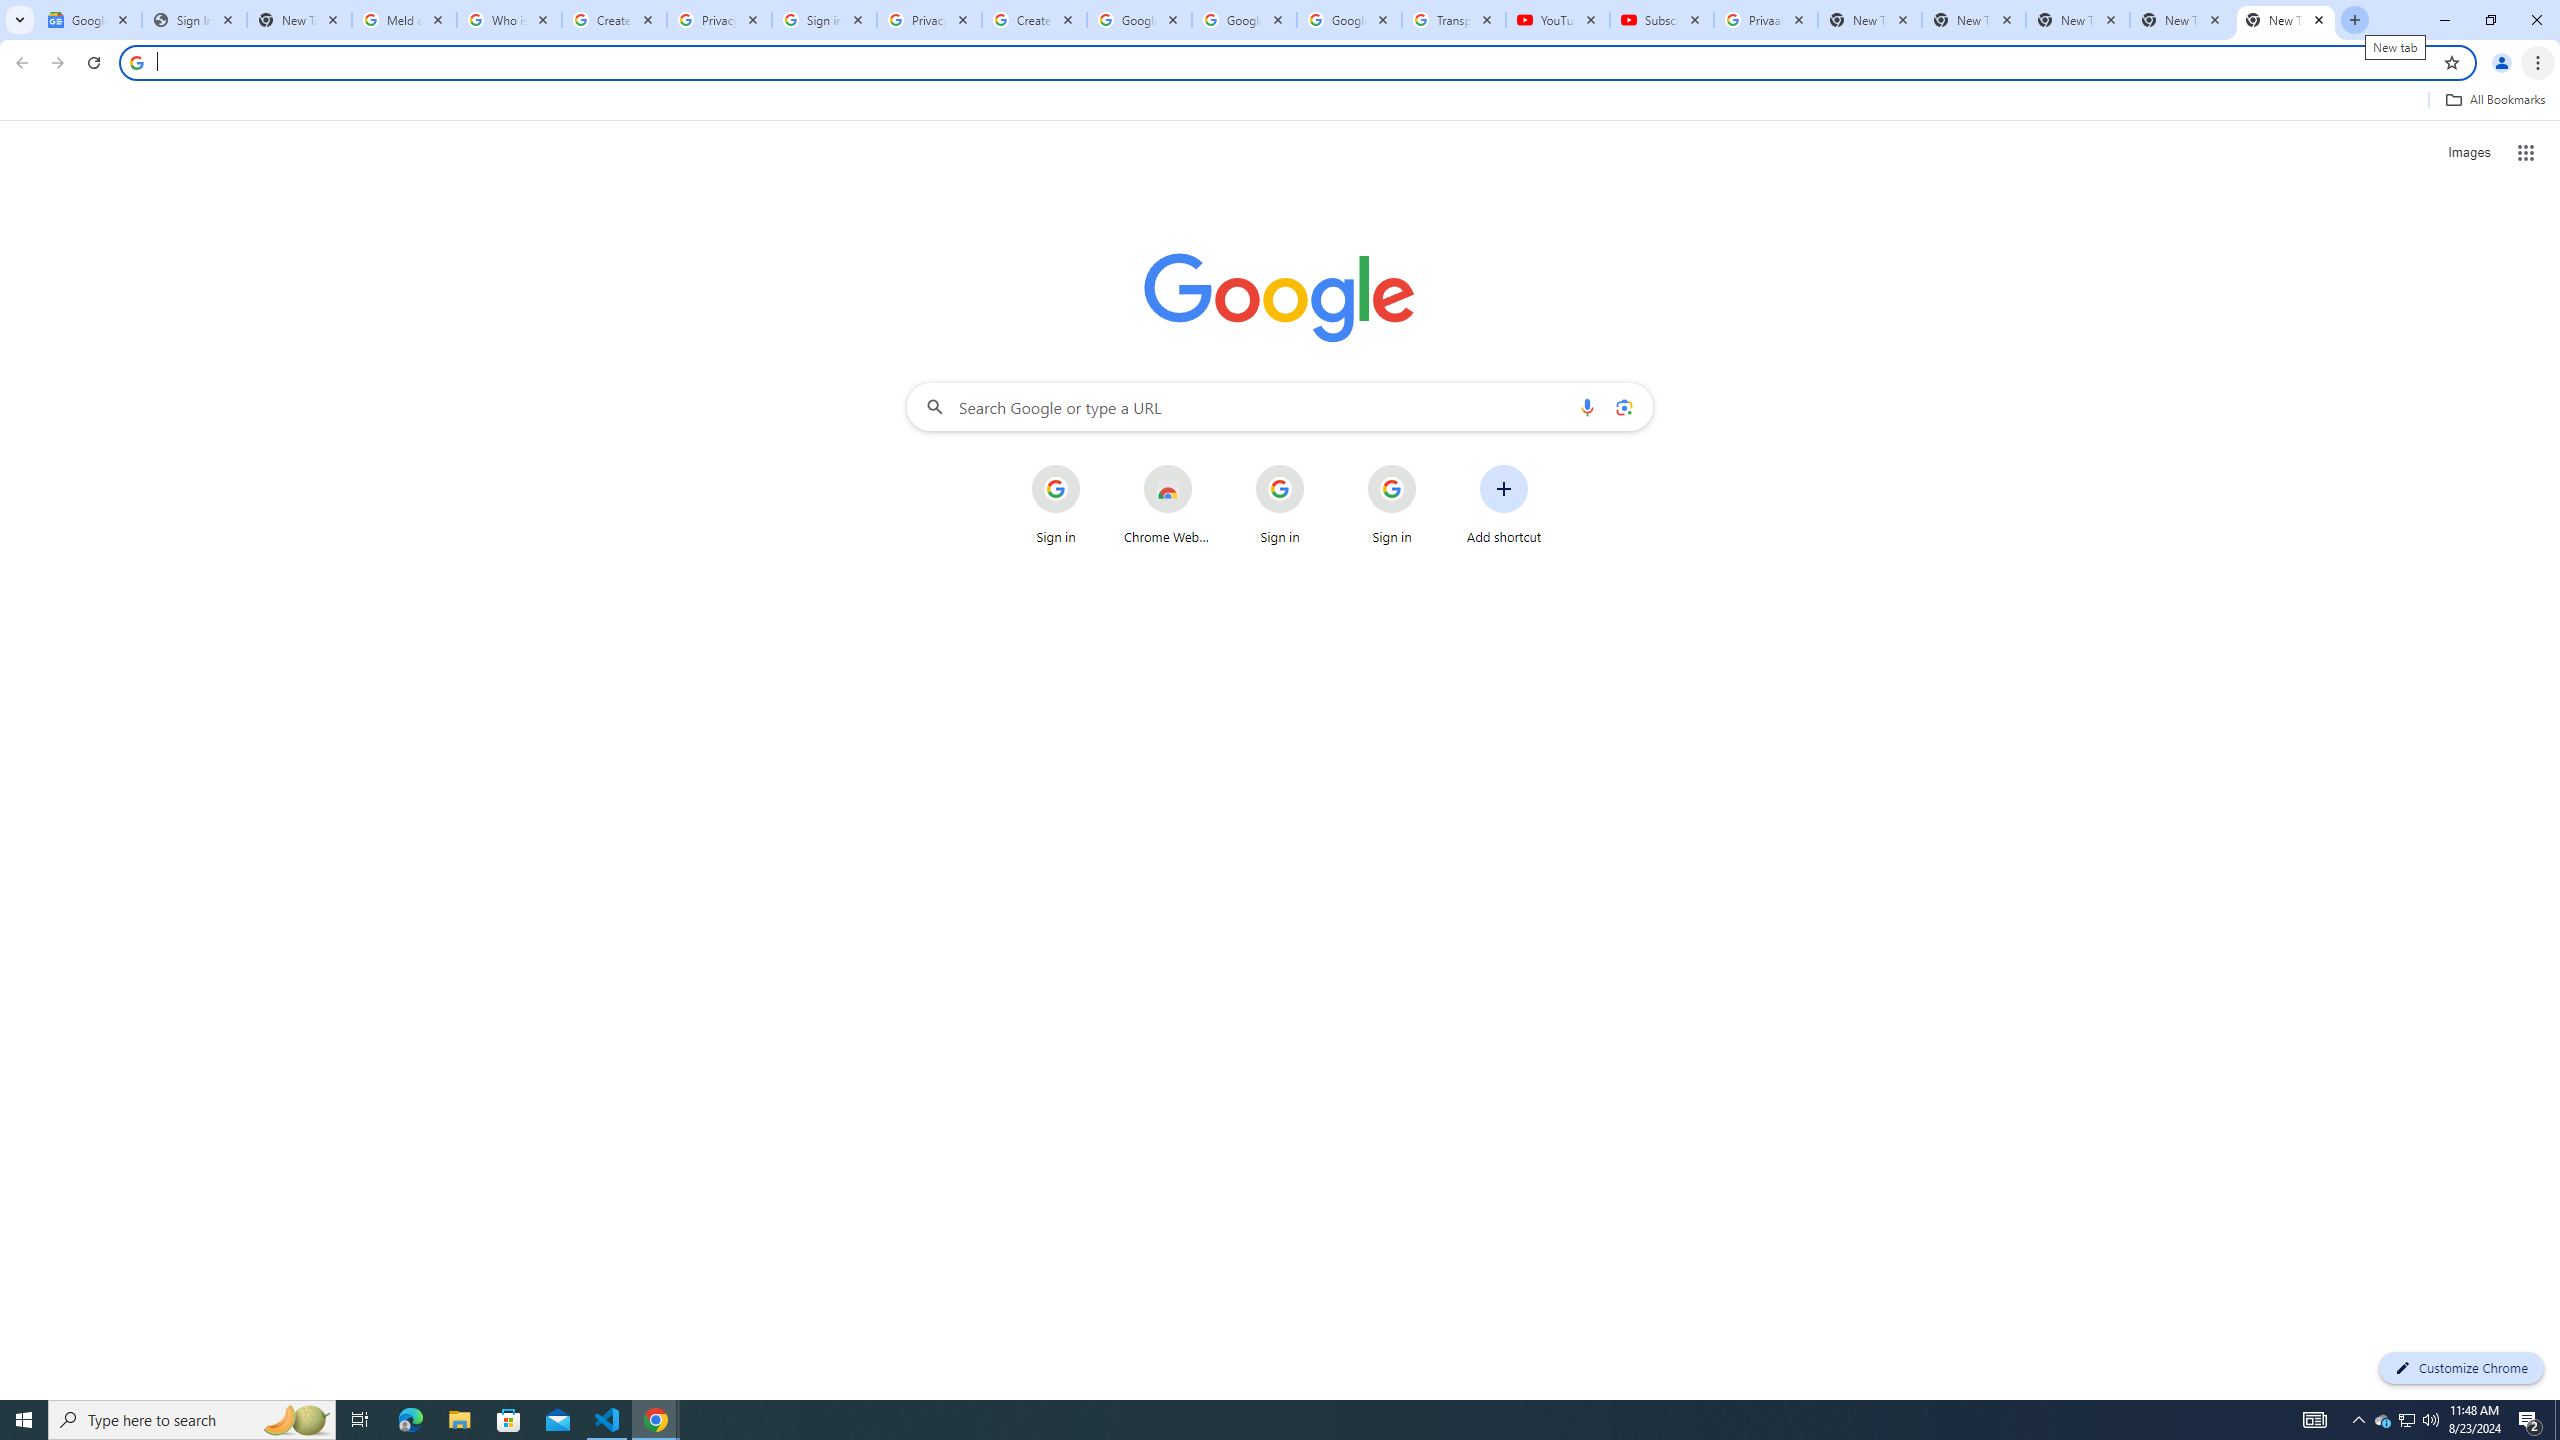 This screenshot has width=2560, height=1440. Describe the element at coordinates (1034, 19) in the screenshot. I see `'Create your Google Account'` at that location.